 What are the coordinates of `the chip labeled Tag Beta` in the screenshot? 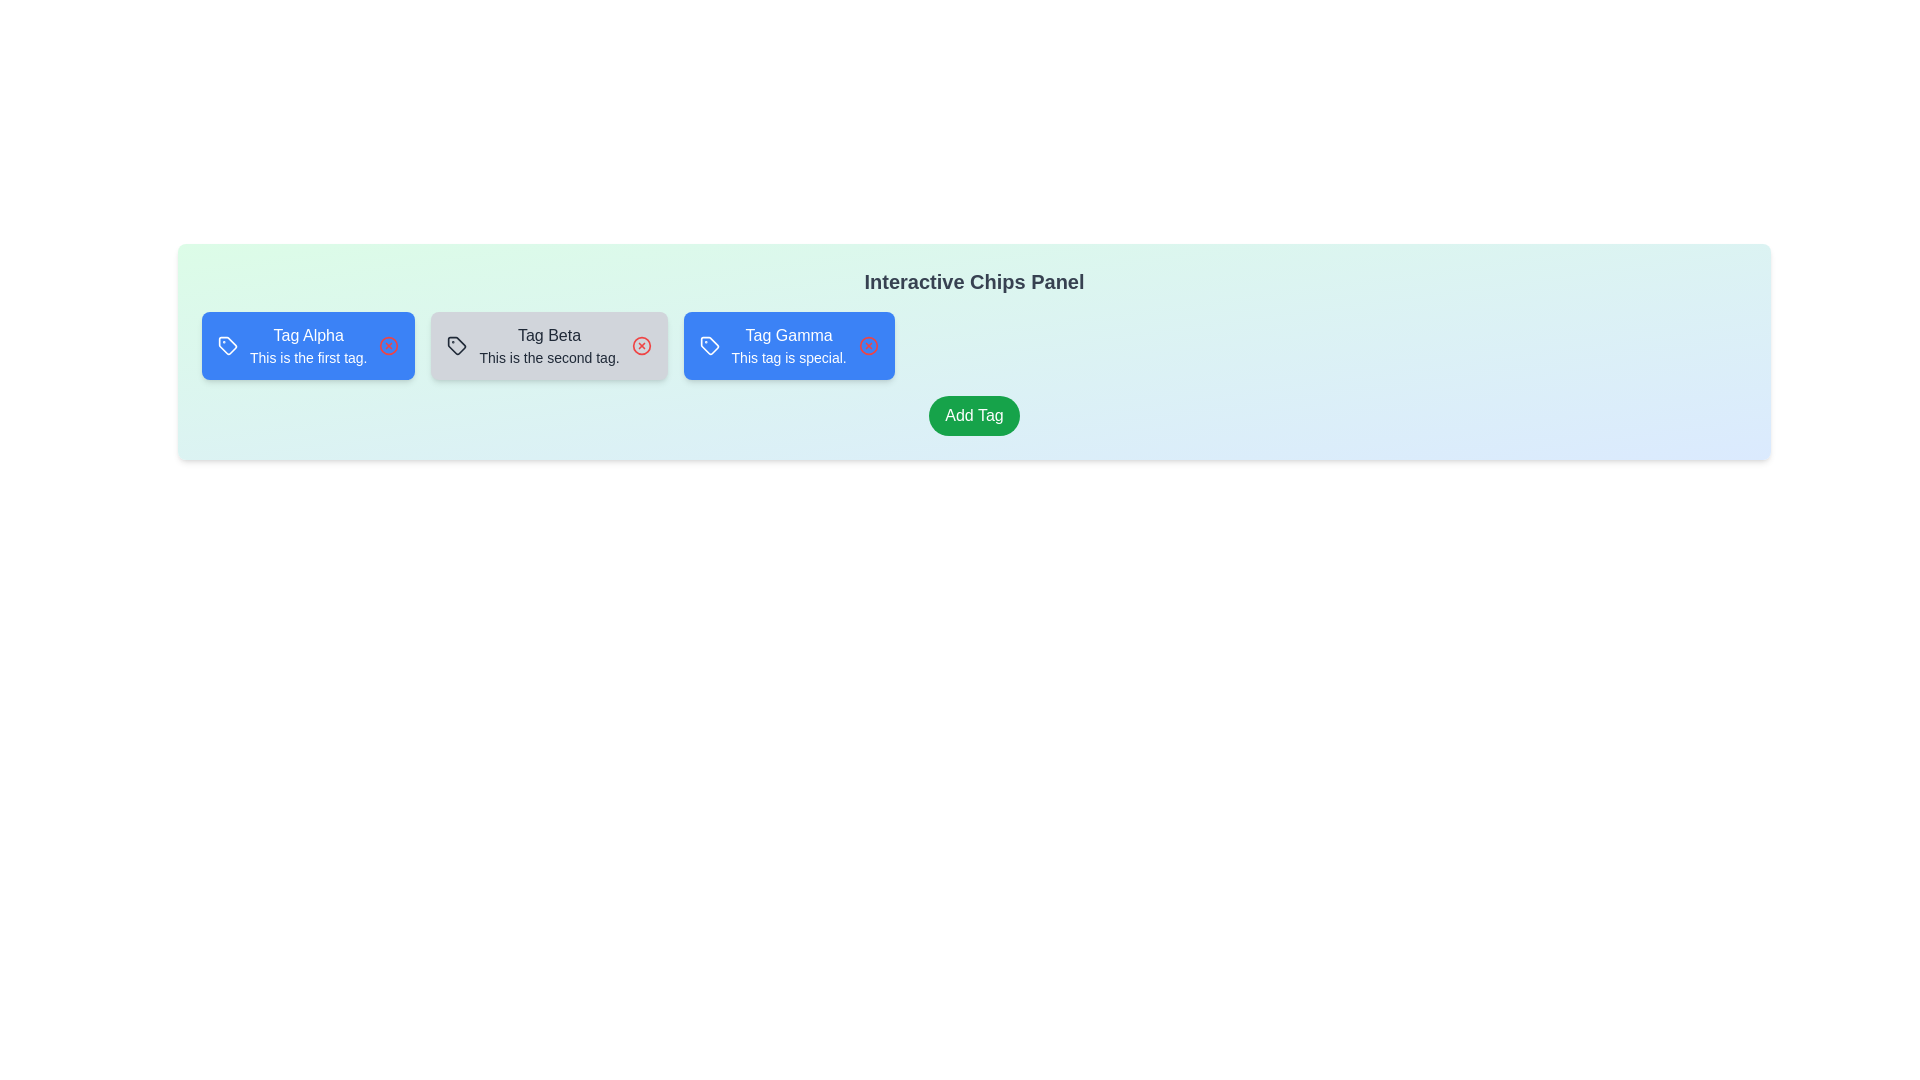 It's located at (549, 345).